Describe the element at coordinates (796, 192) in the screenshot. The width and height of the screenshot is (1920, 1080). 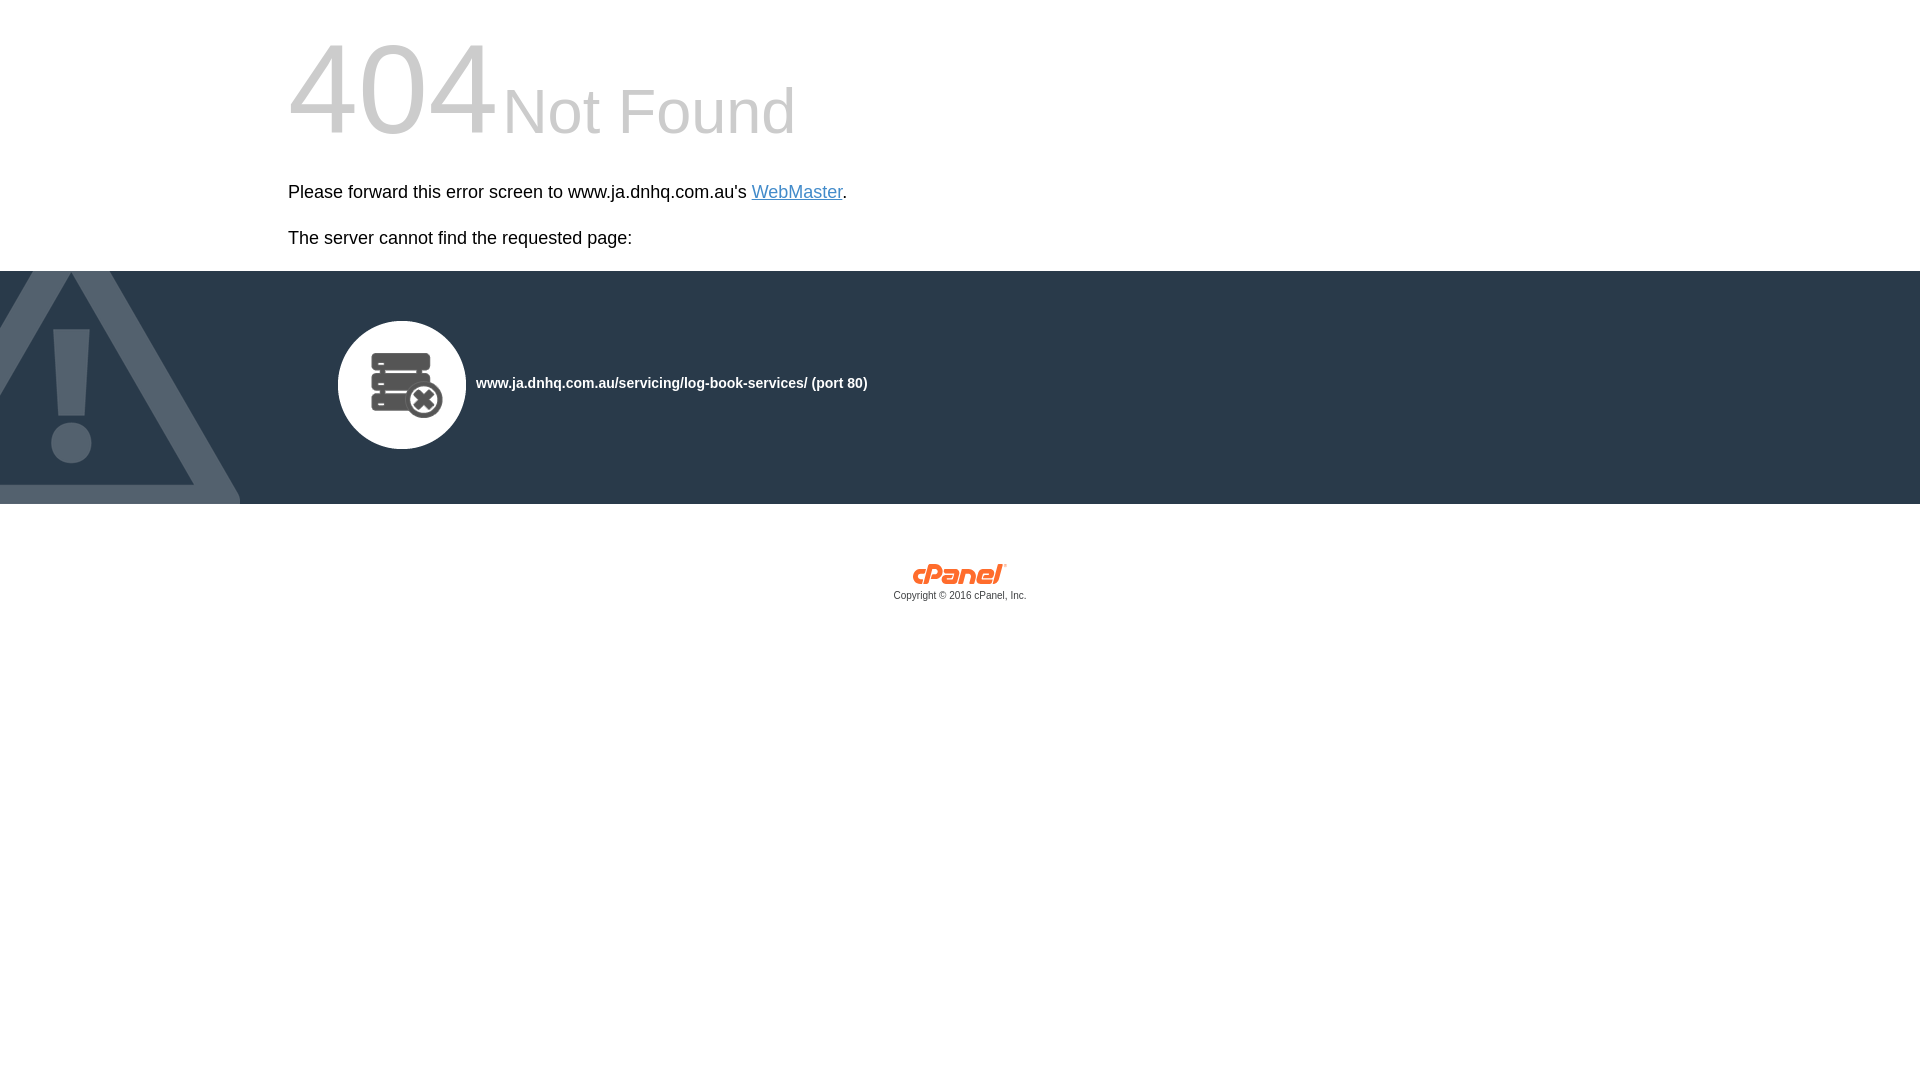
I see `'WebMaster'` at that location.